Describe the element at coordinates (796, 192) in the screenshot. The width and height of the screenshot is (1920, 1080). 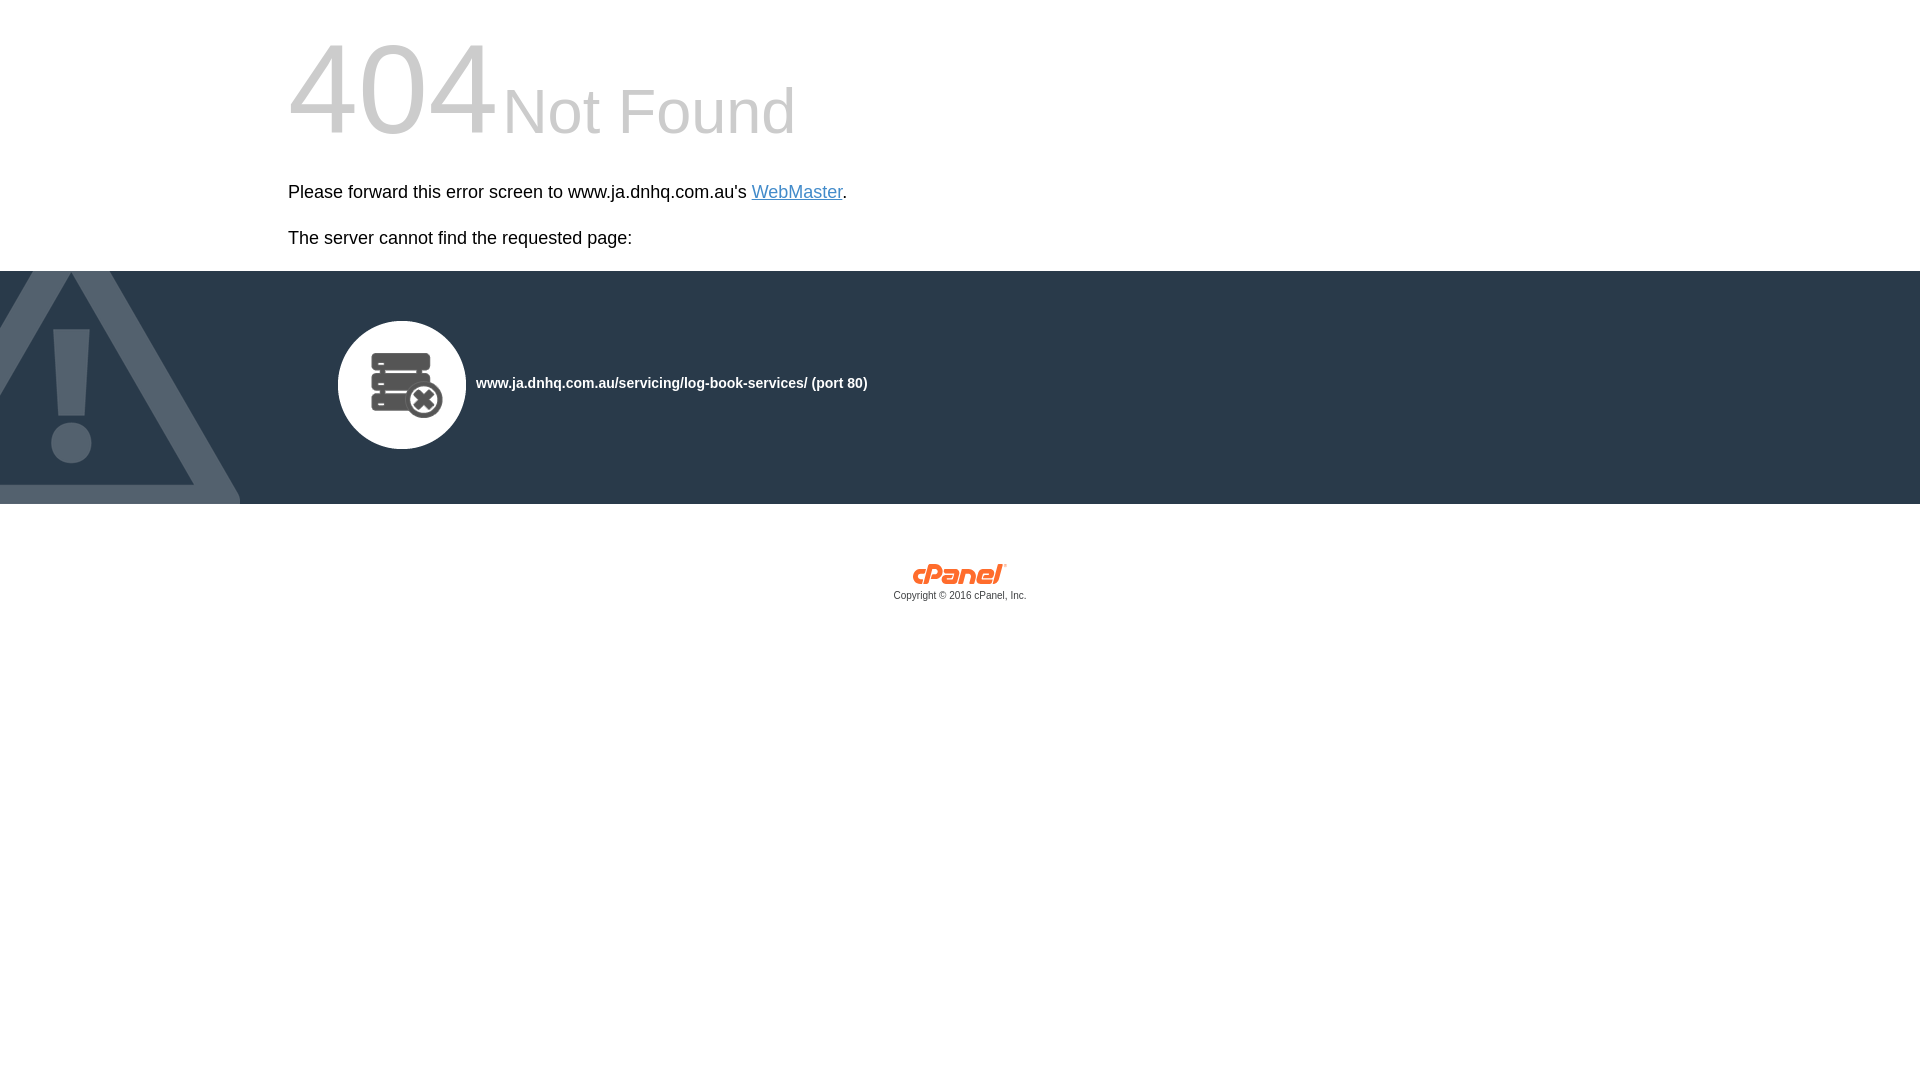
I see `'WebMaster'` at that location.